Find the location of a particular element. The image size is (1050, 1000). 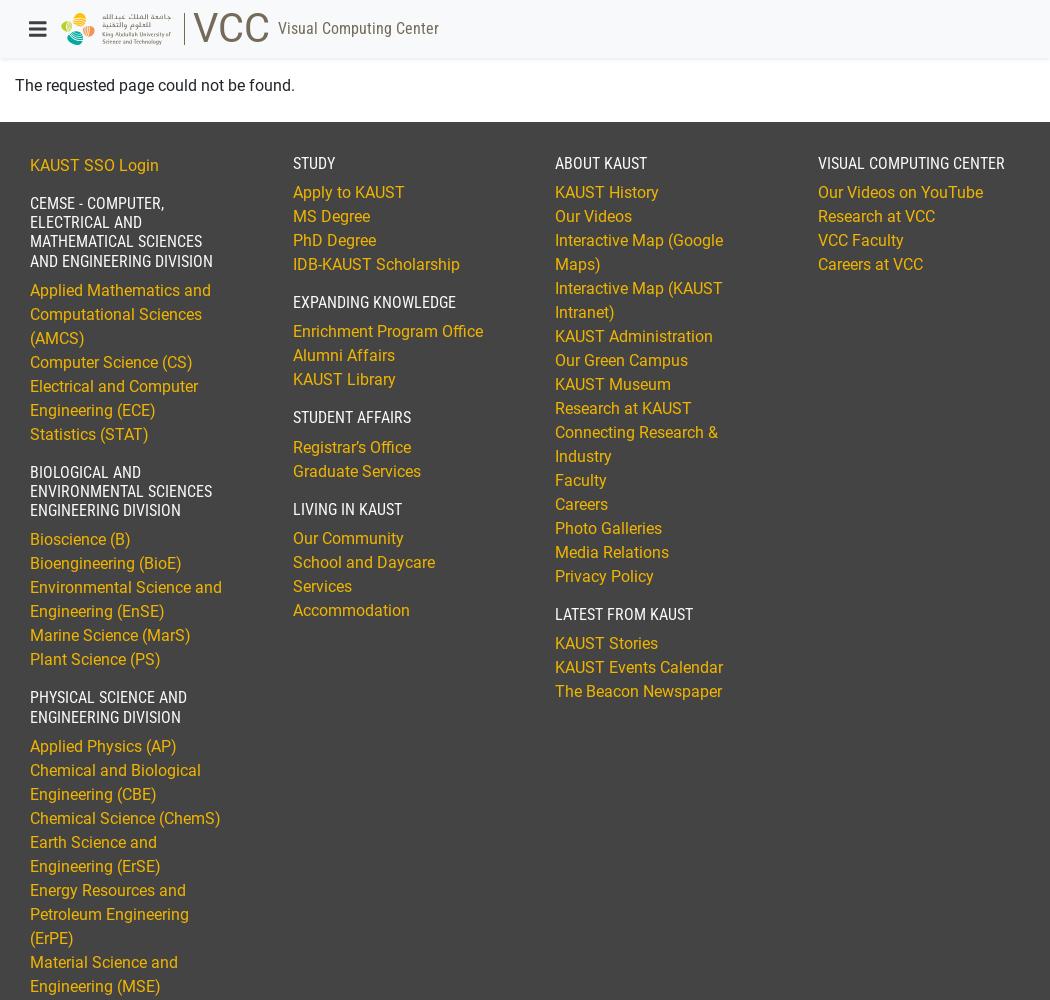

'KAUST History' is located at coordinates (607, 191).